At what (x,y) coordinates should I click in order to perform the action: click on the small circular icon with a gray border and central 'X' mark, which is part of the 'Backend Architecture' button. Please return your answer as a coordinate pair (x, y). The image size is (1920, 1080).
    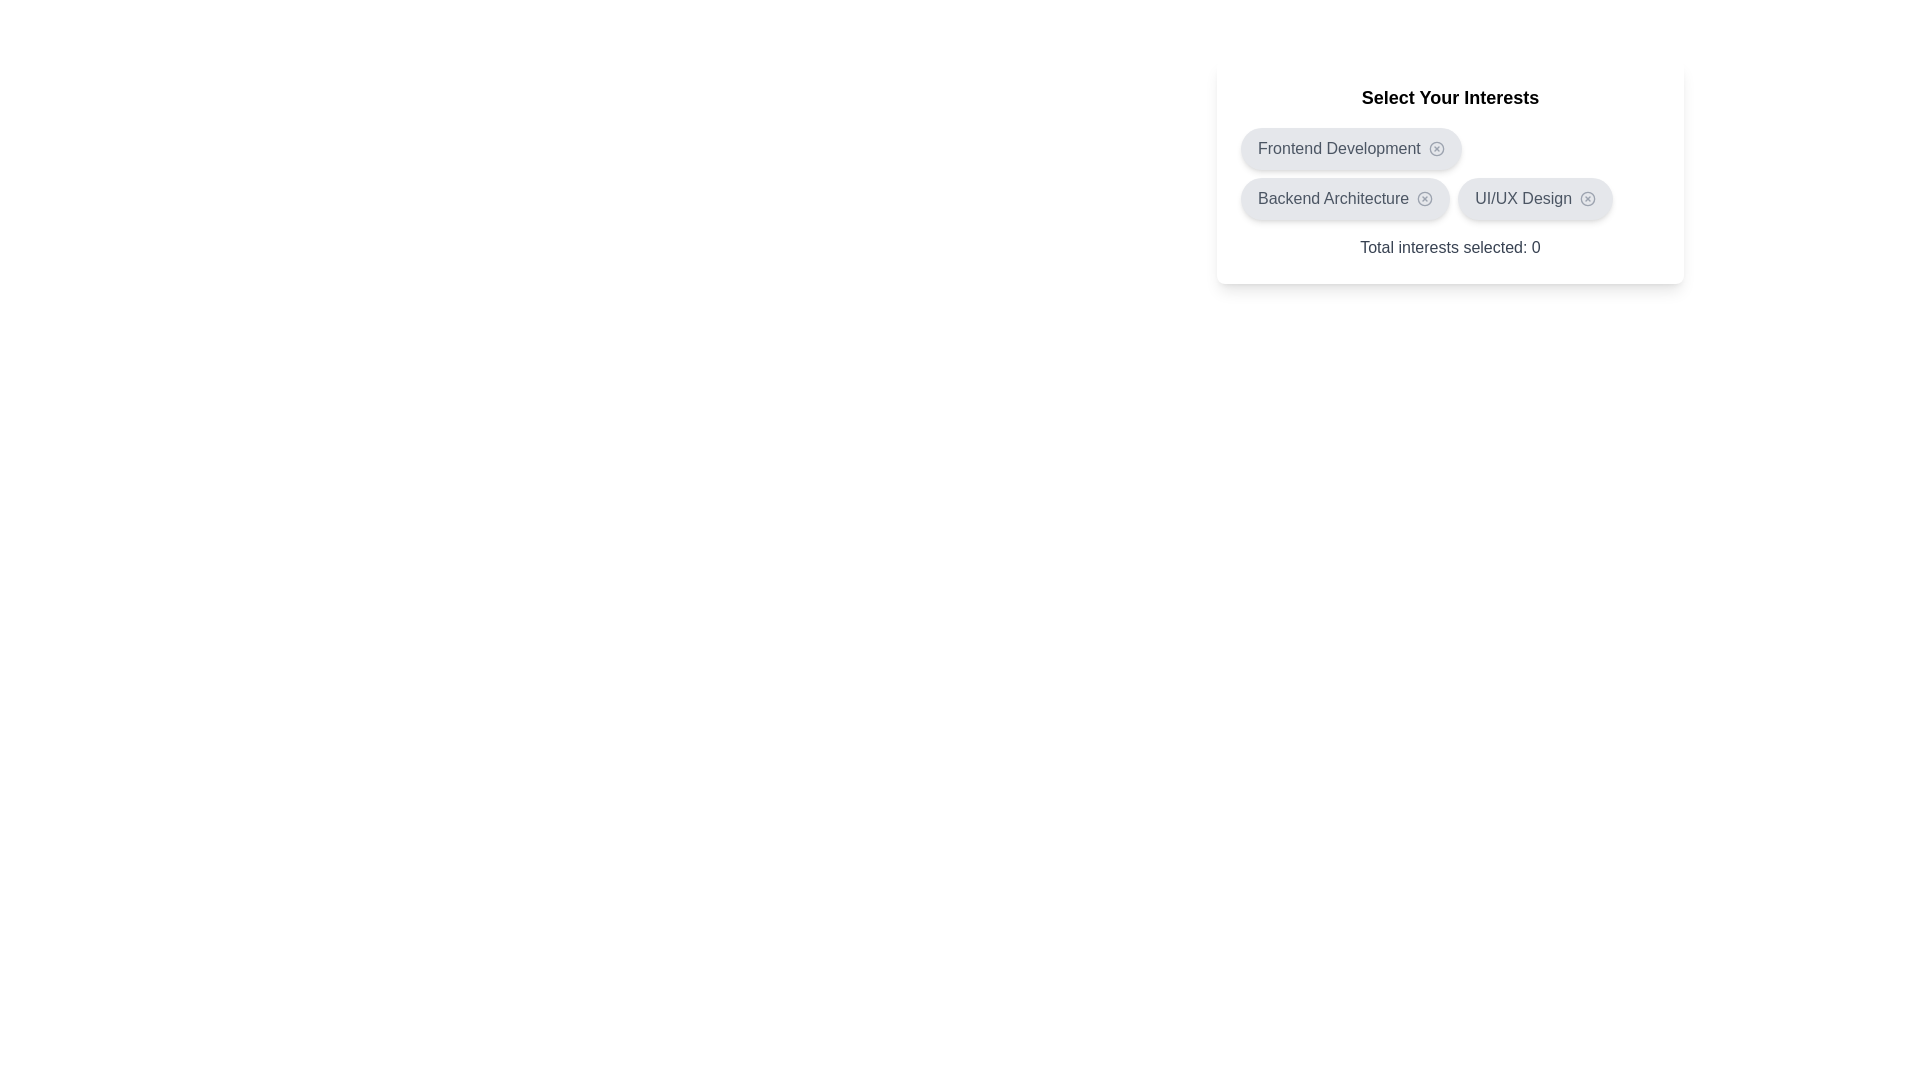
    Looking at the image, I should click on (1424, 199).